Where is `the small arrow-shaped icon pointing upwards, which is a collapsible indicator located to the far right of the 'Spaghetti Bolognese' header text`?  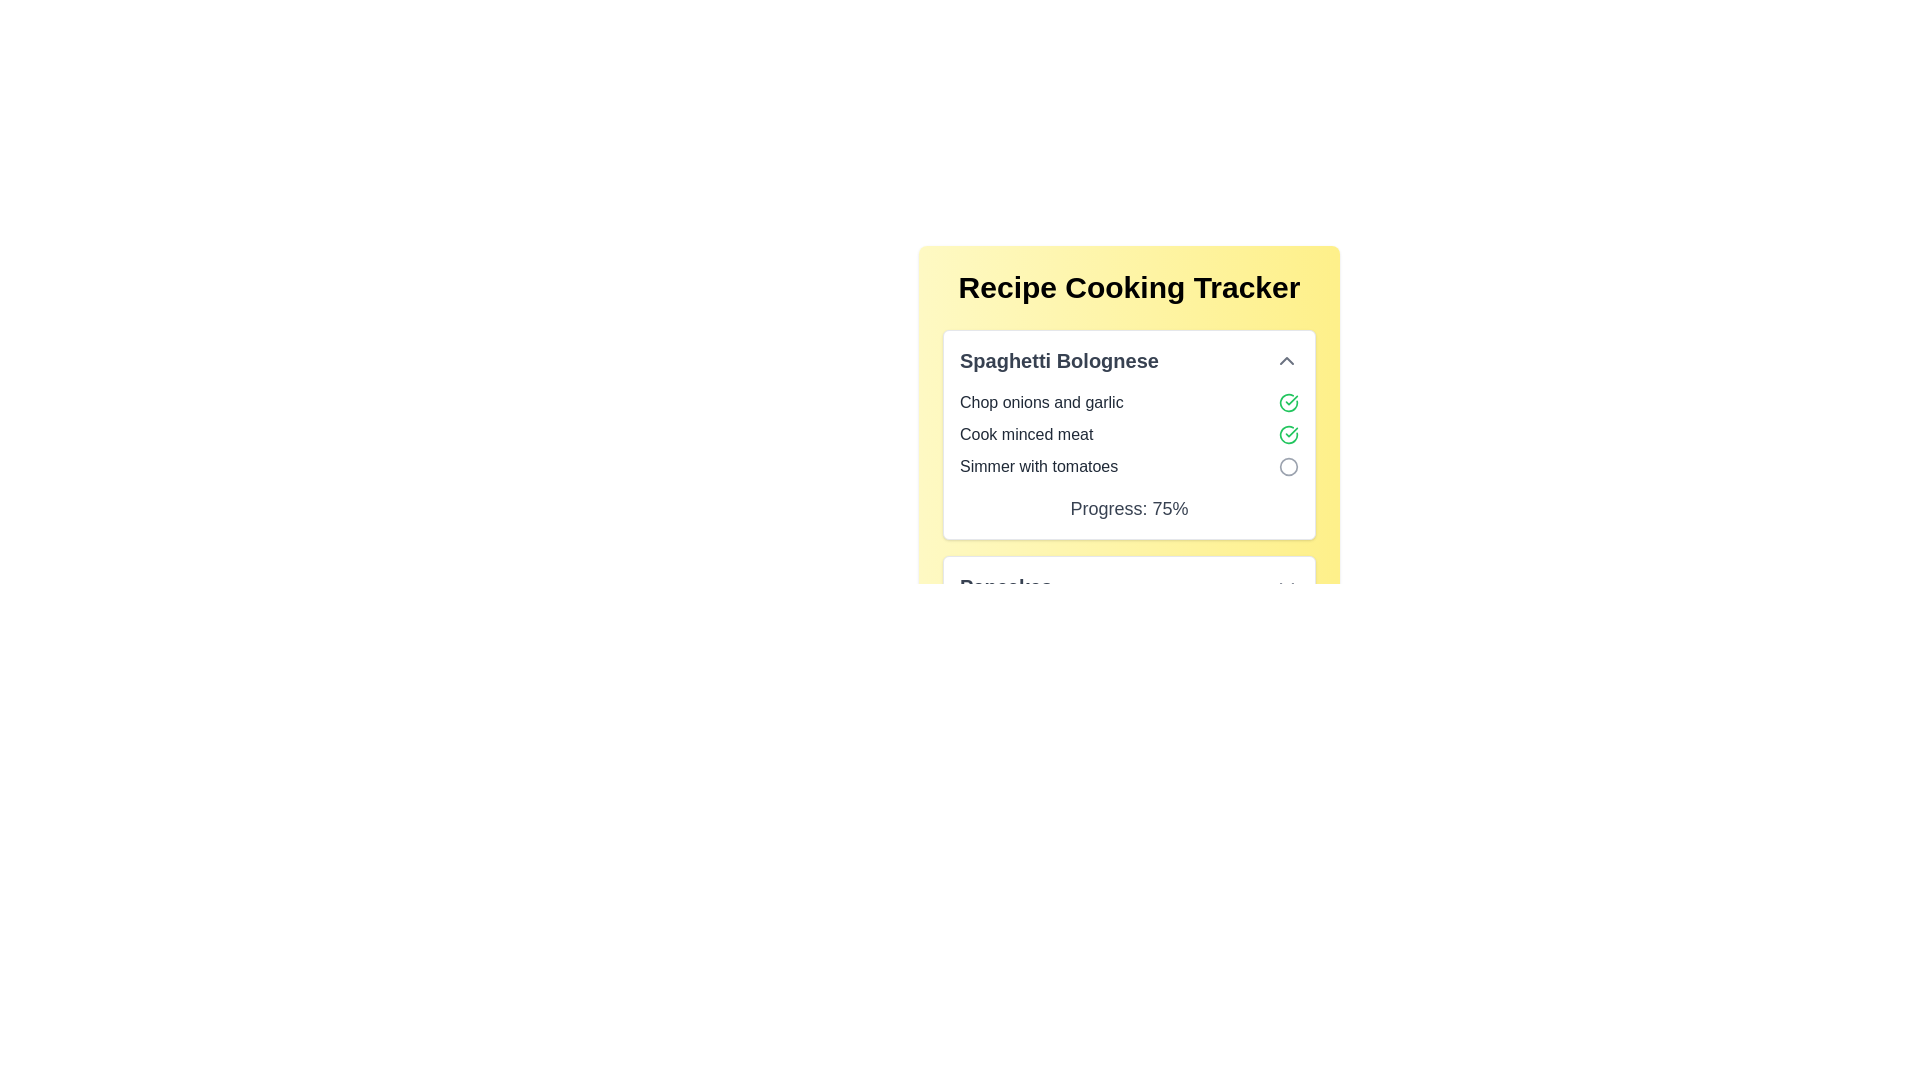
the small arrow-shaped icon pointing upwards, which is a collapsible indicator located to the far right of the 'Spaghetti Bolognese' header text is located at coordinates (1286, 361).